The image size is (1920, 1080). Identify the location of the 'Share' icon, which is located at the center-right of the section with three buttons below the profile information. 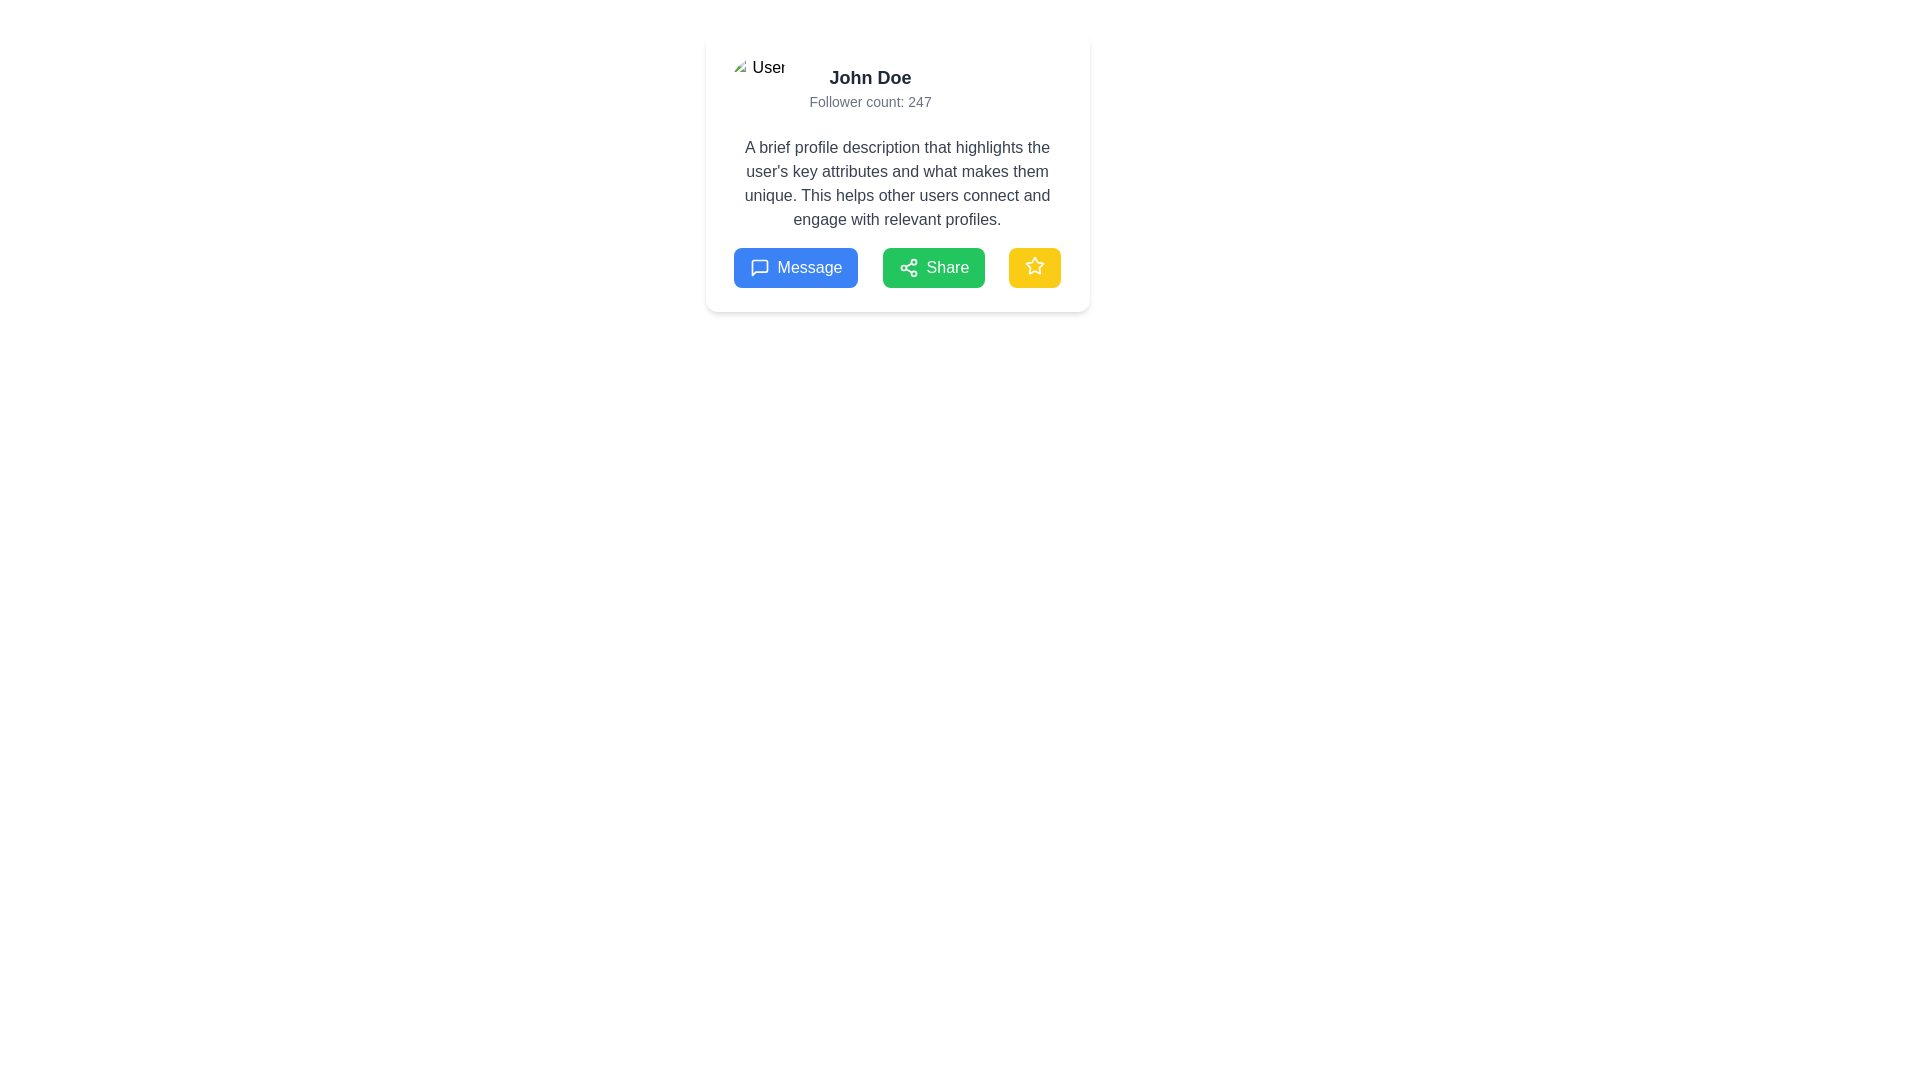
(907, 266).